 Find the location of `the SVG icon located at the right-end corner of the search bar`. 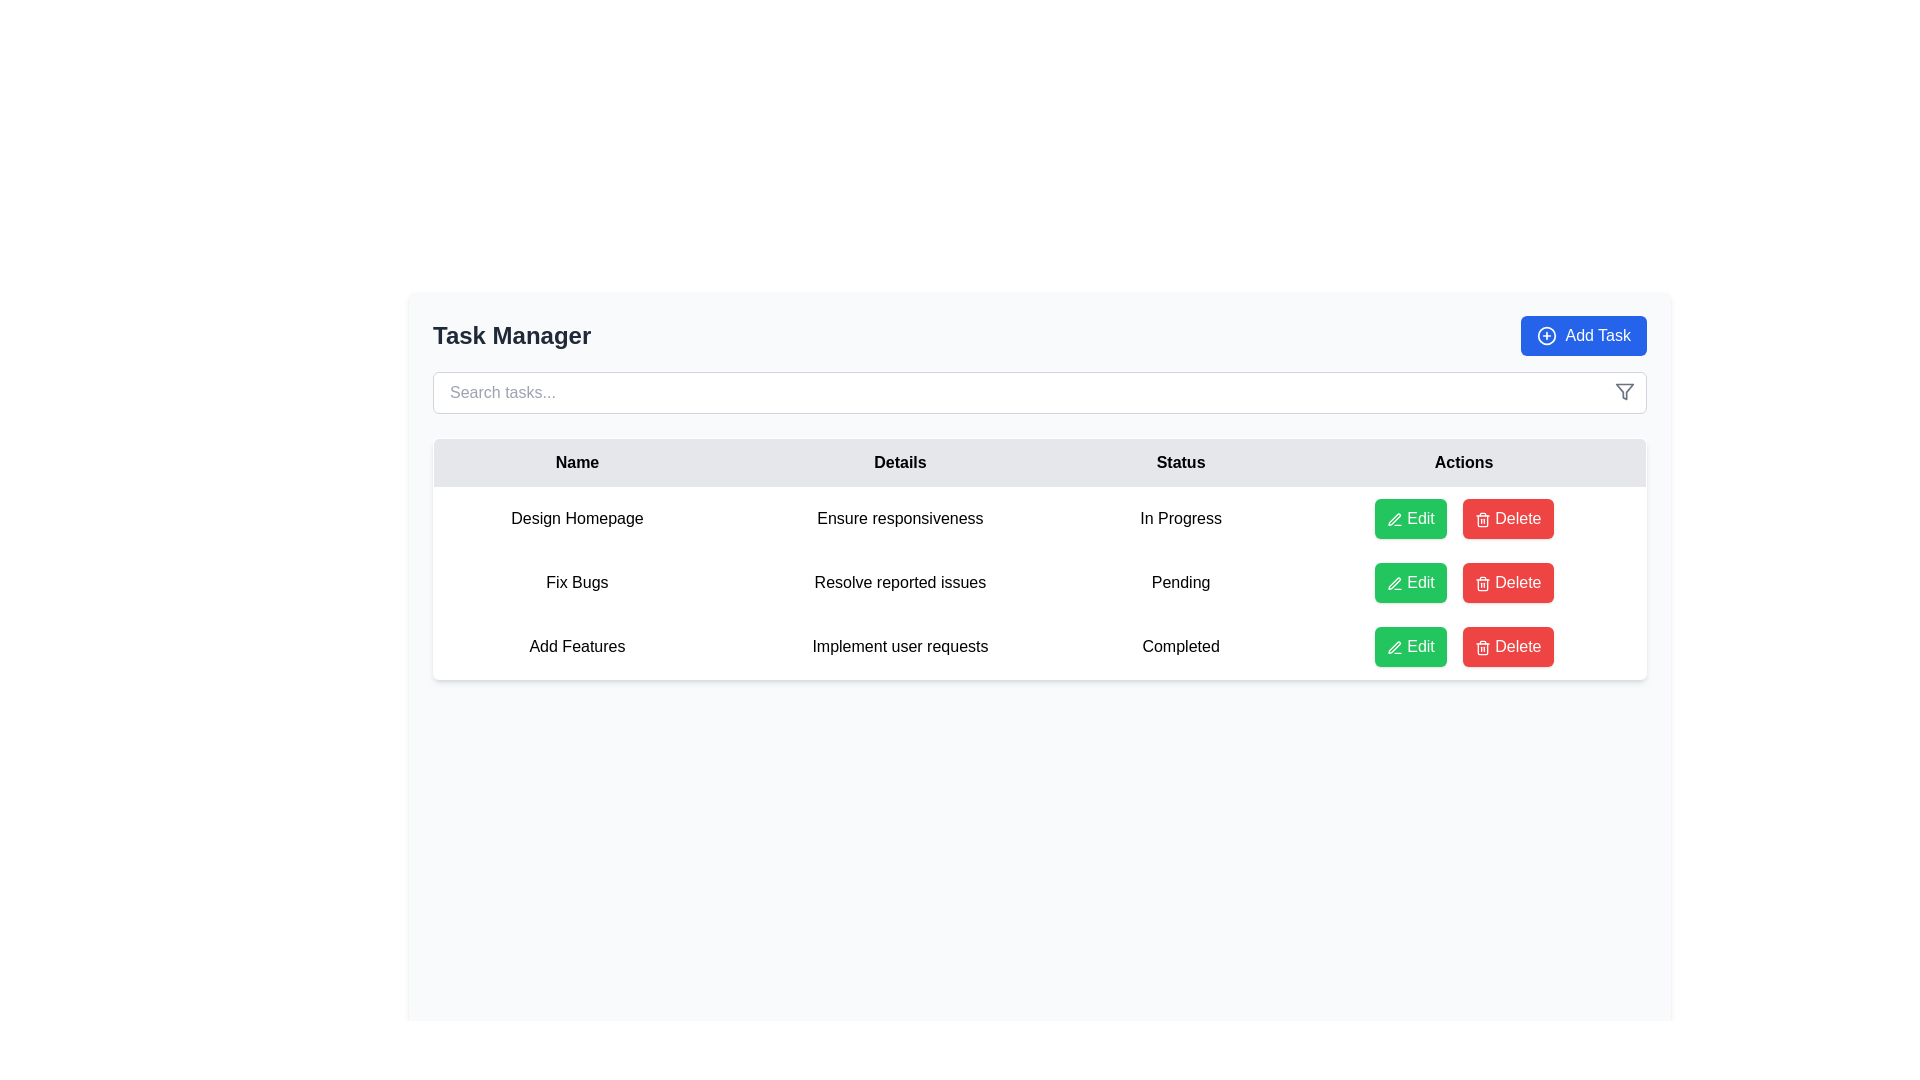

the SVG icon located at the right-end corner of the search bar is located at coordinates (1625, 392).